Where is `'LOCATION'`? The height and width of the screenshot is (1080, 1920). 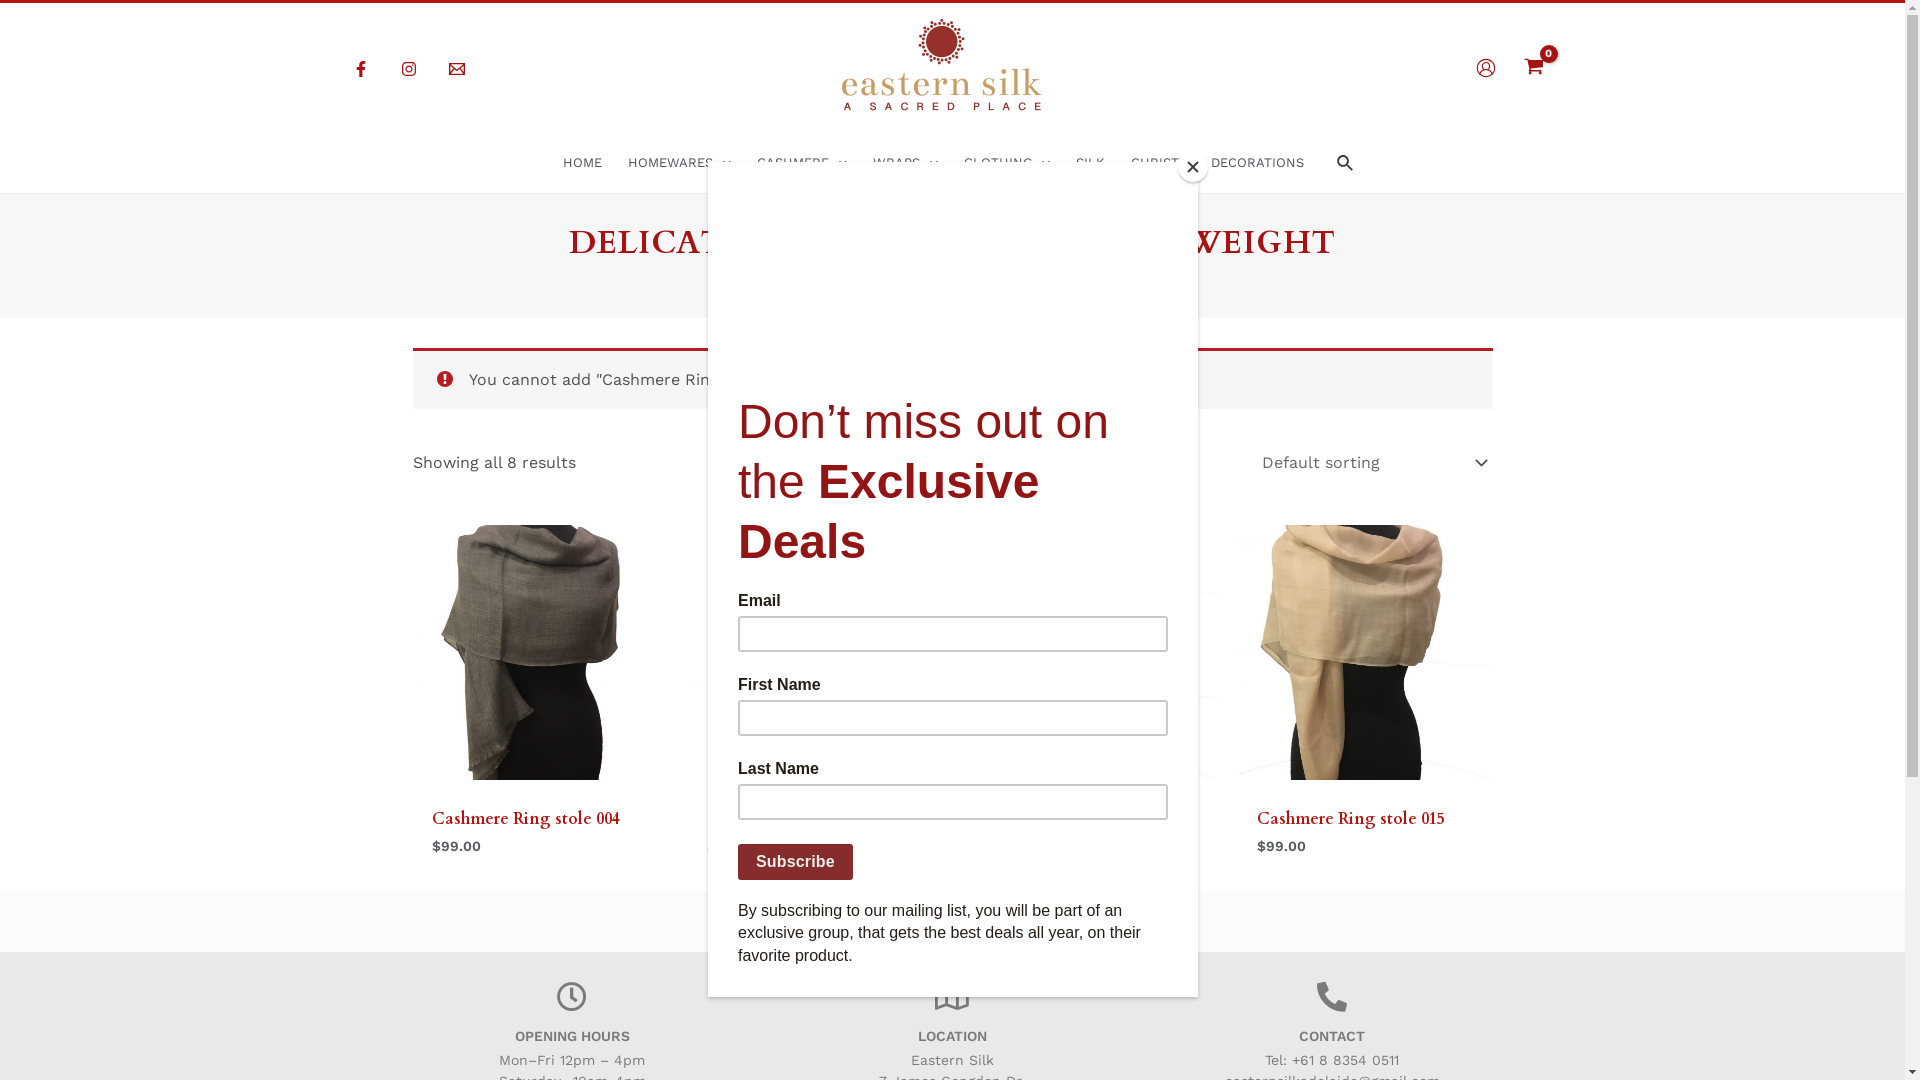
'LOCATION' is located at coordinates (951, 1035).